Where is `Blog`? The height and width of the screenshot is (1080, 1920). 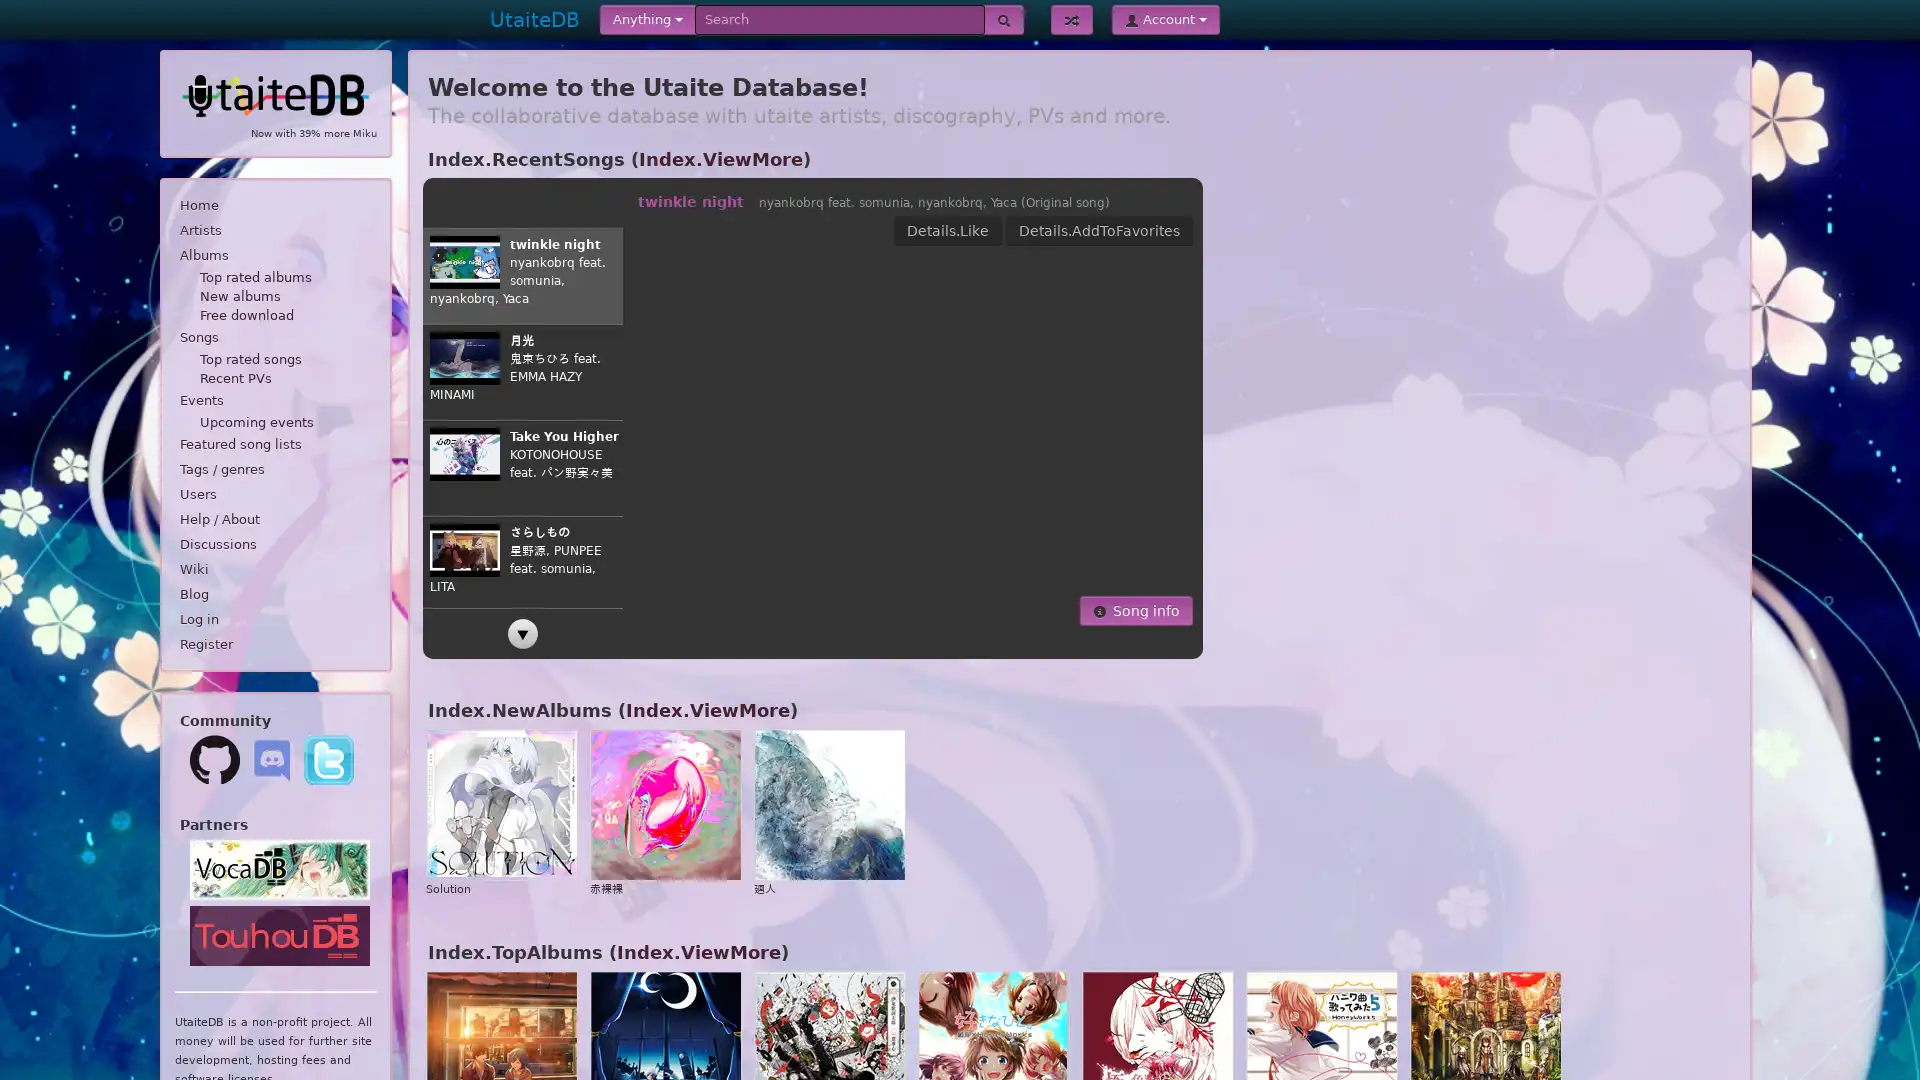
Blog is located at coordinates (274, 593).